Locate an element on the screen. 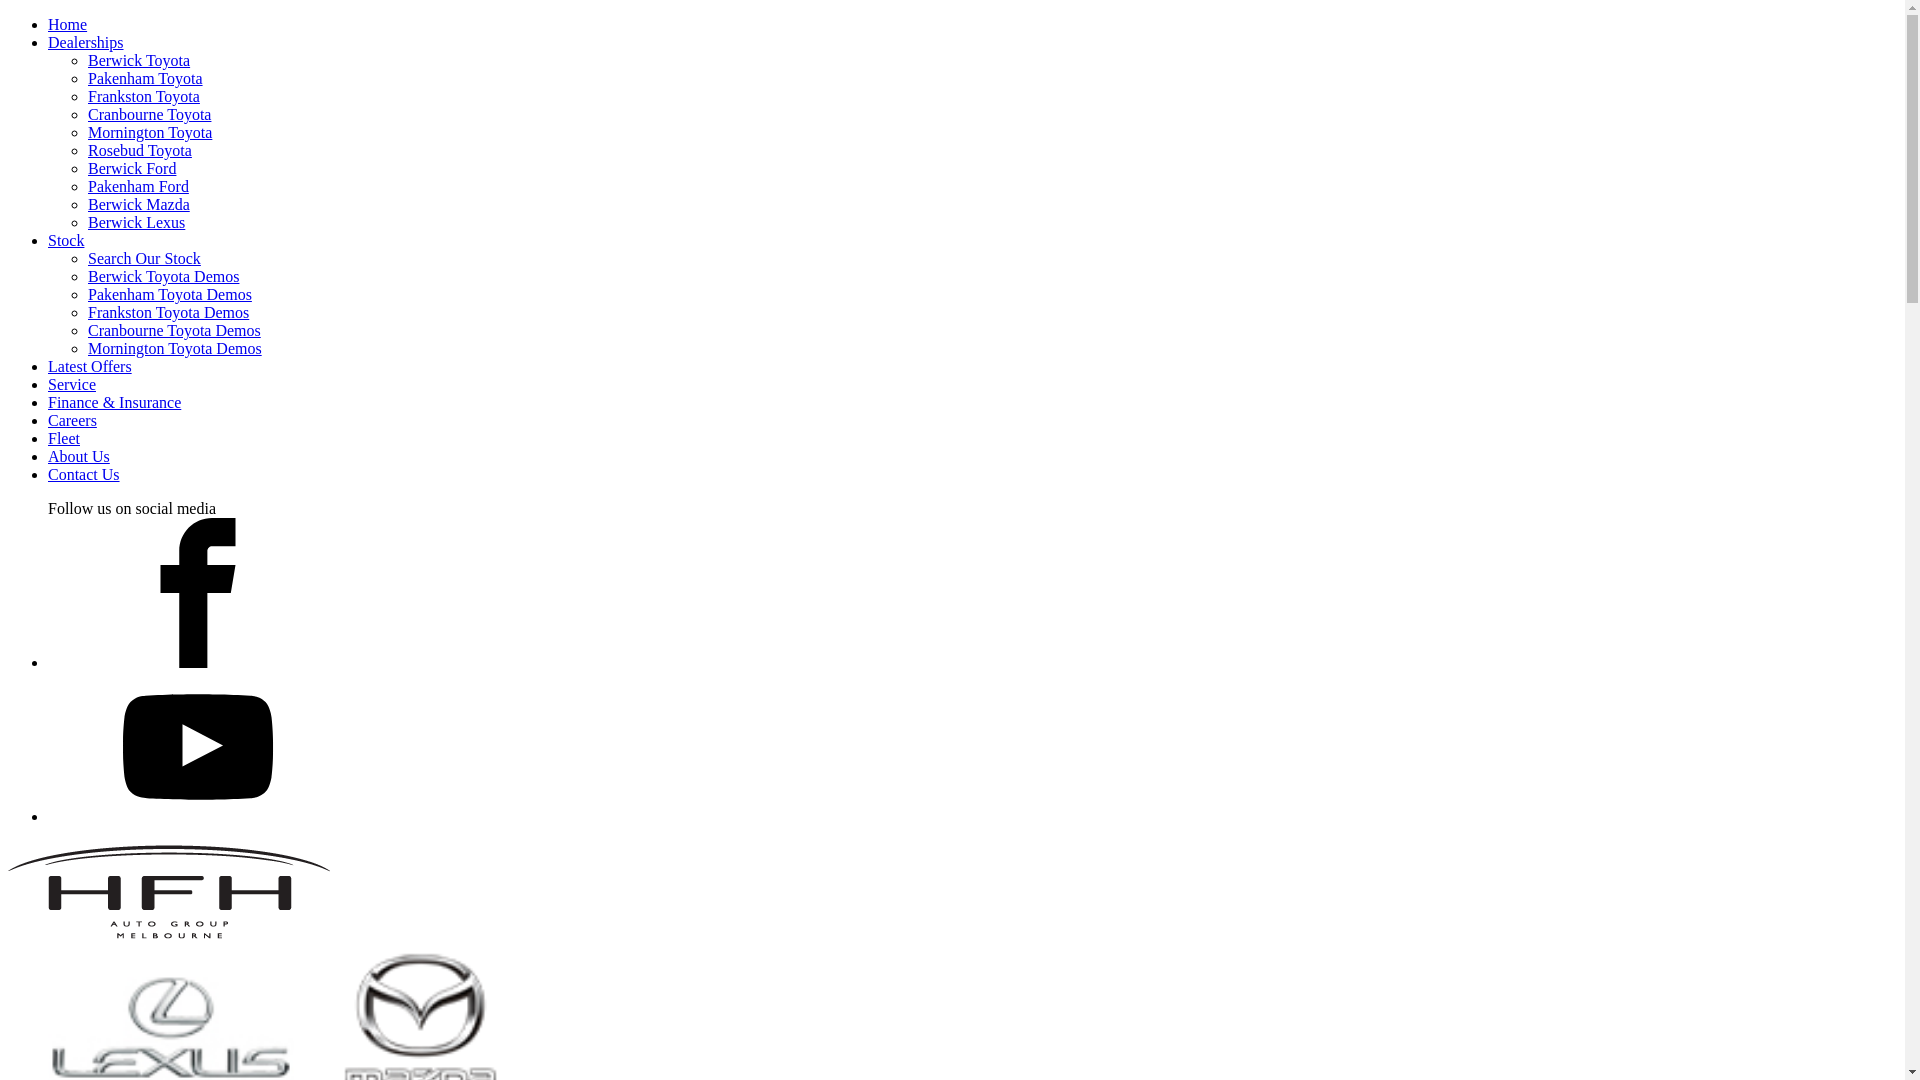  'Pakenham Ford' is located at coordinates (137, 186).